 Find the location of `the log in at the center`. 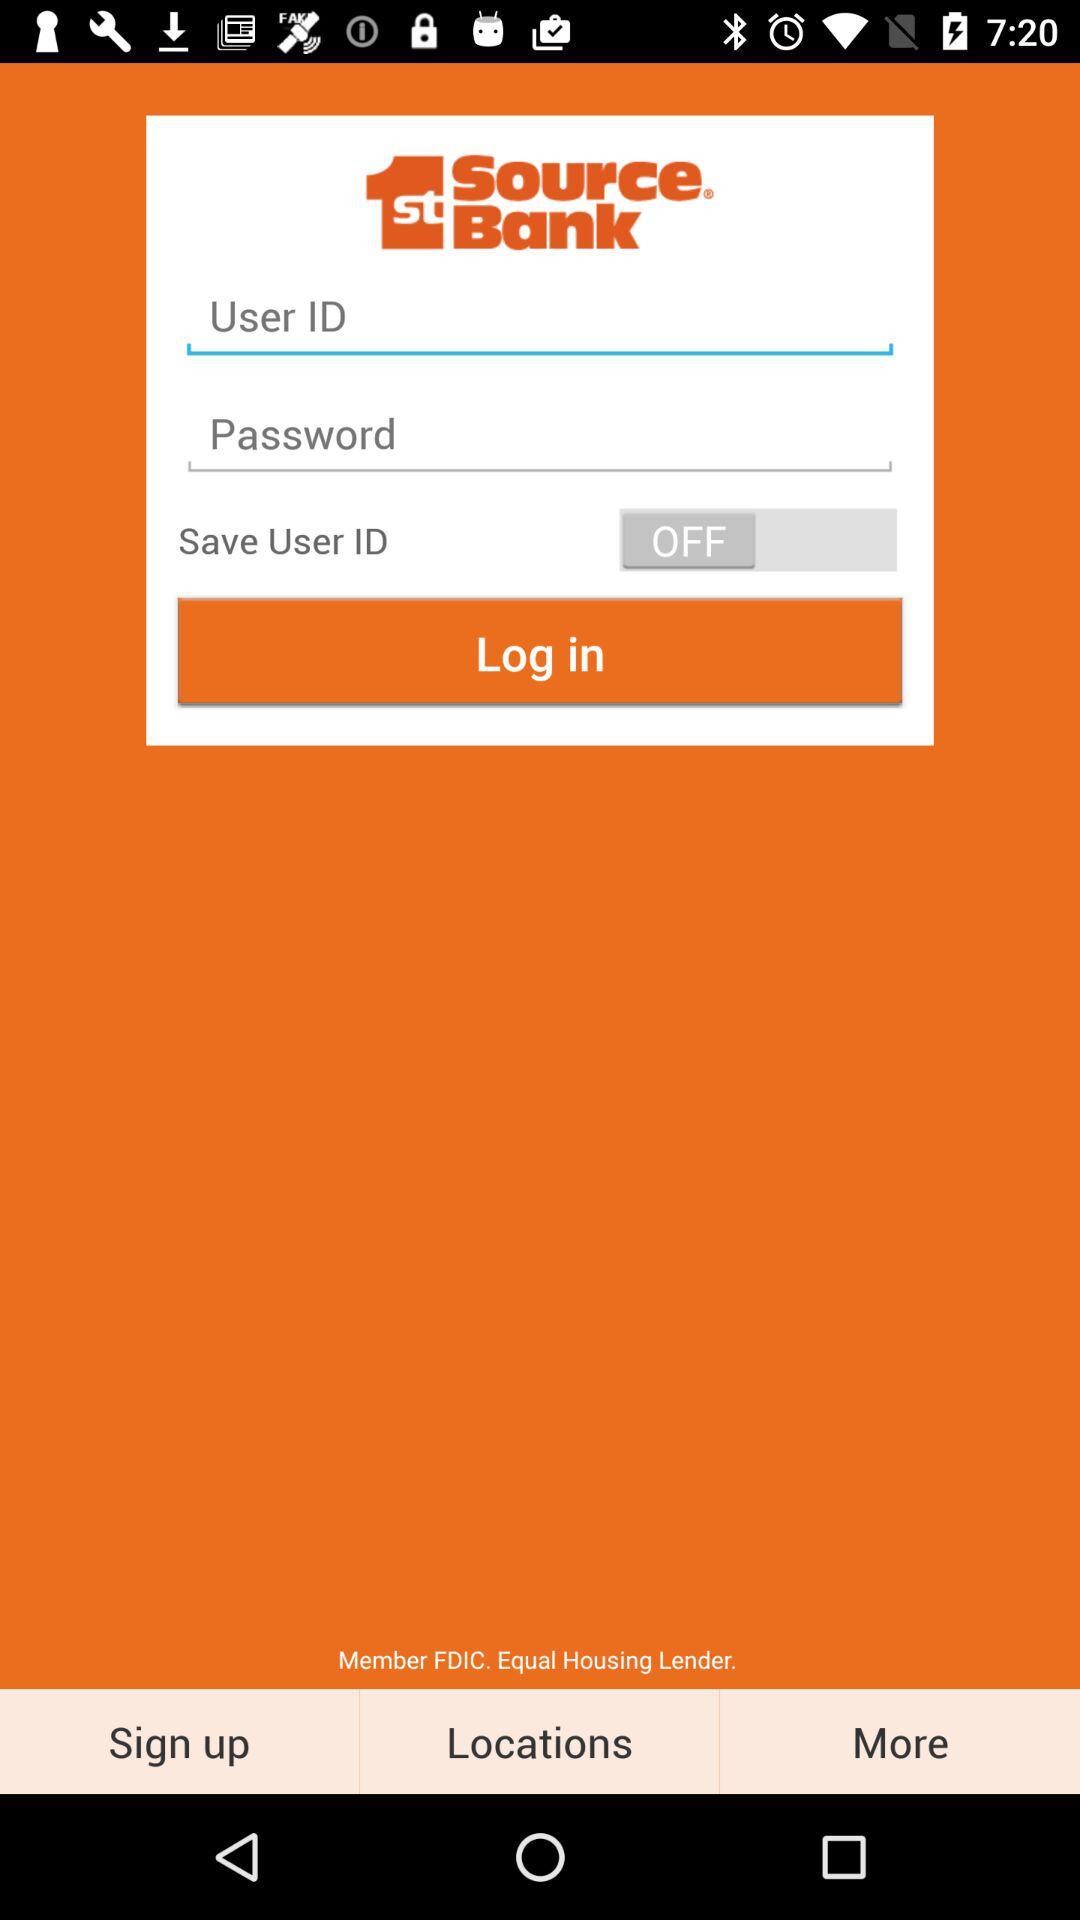

the log in at the center is located at coordinates (540, 652).